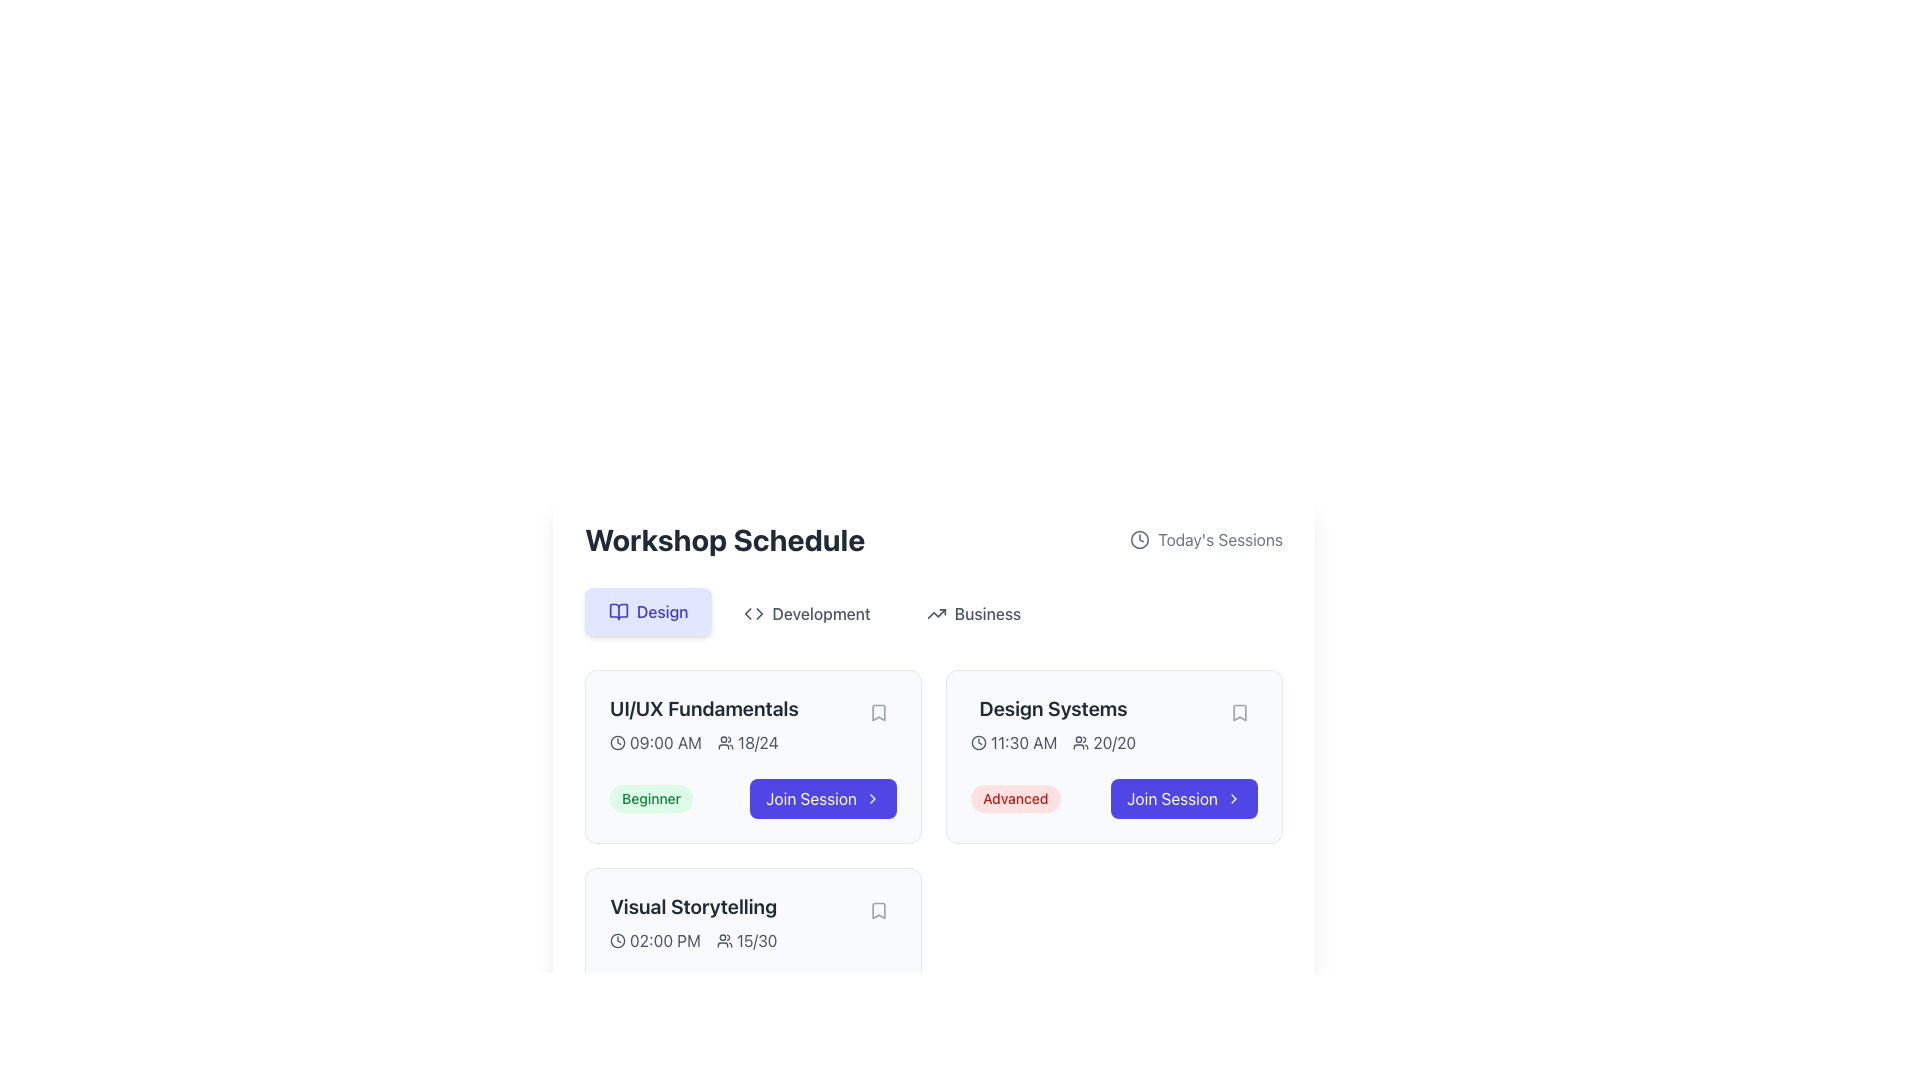 This screenshot has height=1080, width=1920. Describe the element at coordinates (747, 743) in the screenshot. I see `the composite element consisting of an icon (group of people) and a text label indicating the number of participants present out of total capacity, located to the right of the clock icon ('09:00 AM') in the first card of the 'Workshop Schedule' section` at that location.